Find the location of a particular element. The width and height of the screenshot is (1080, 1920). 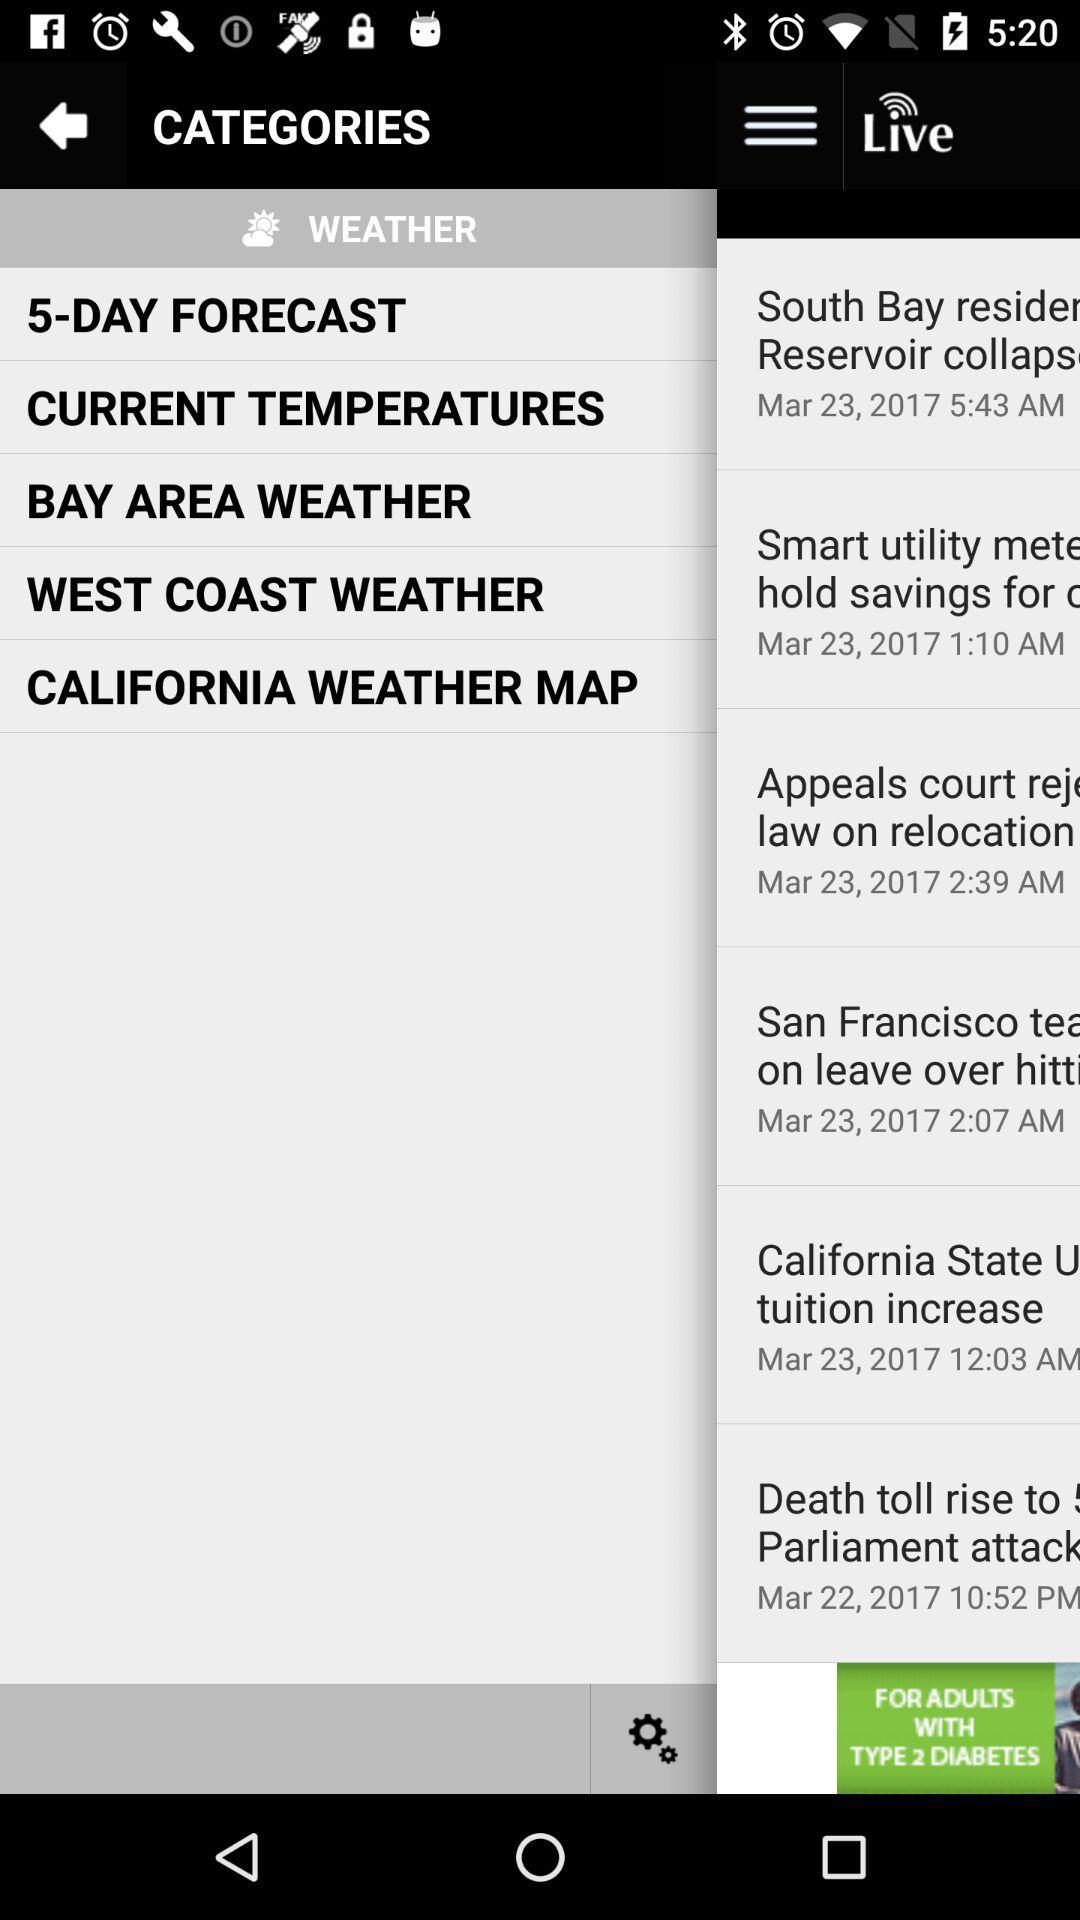

go back is located at coordinates (61, 124).